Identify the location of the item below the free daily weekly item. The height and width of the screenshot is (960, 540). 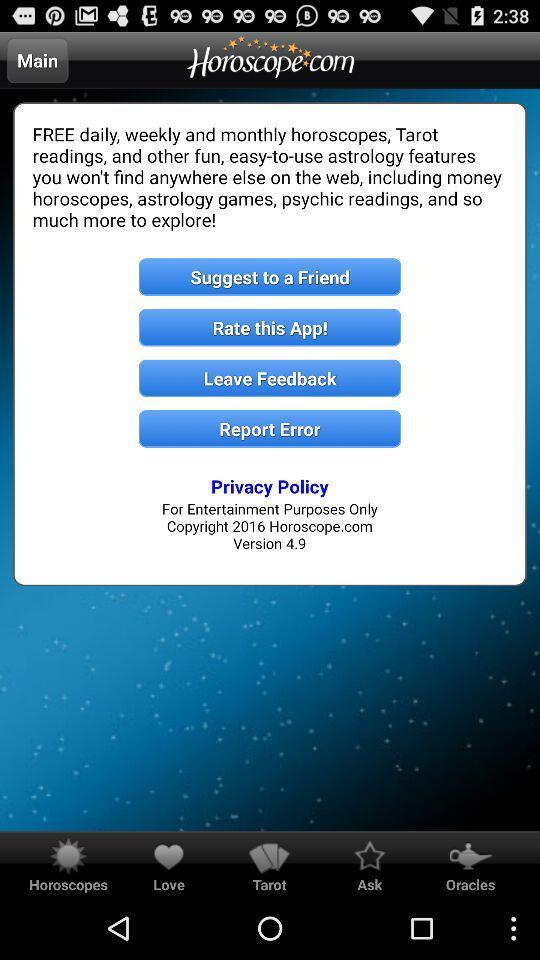
(270, 276).